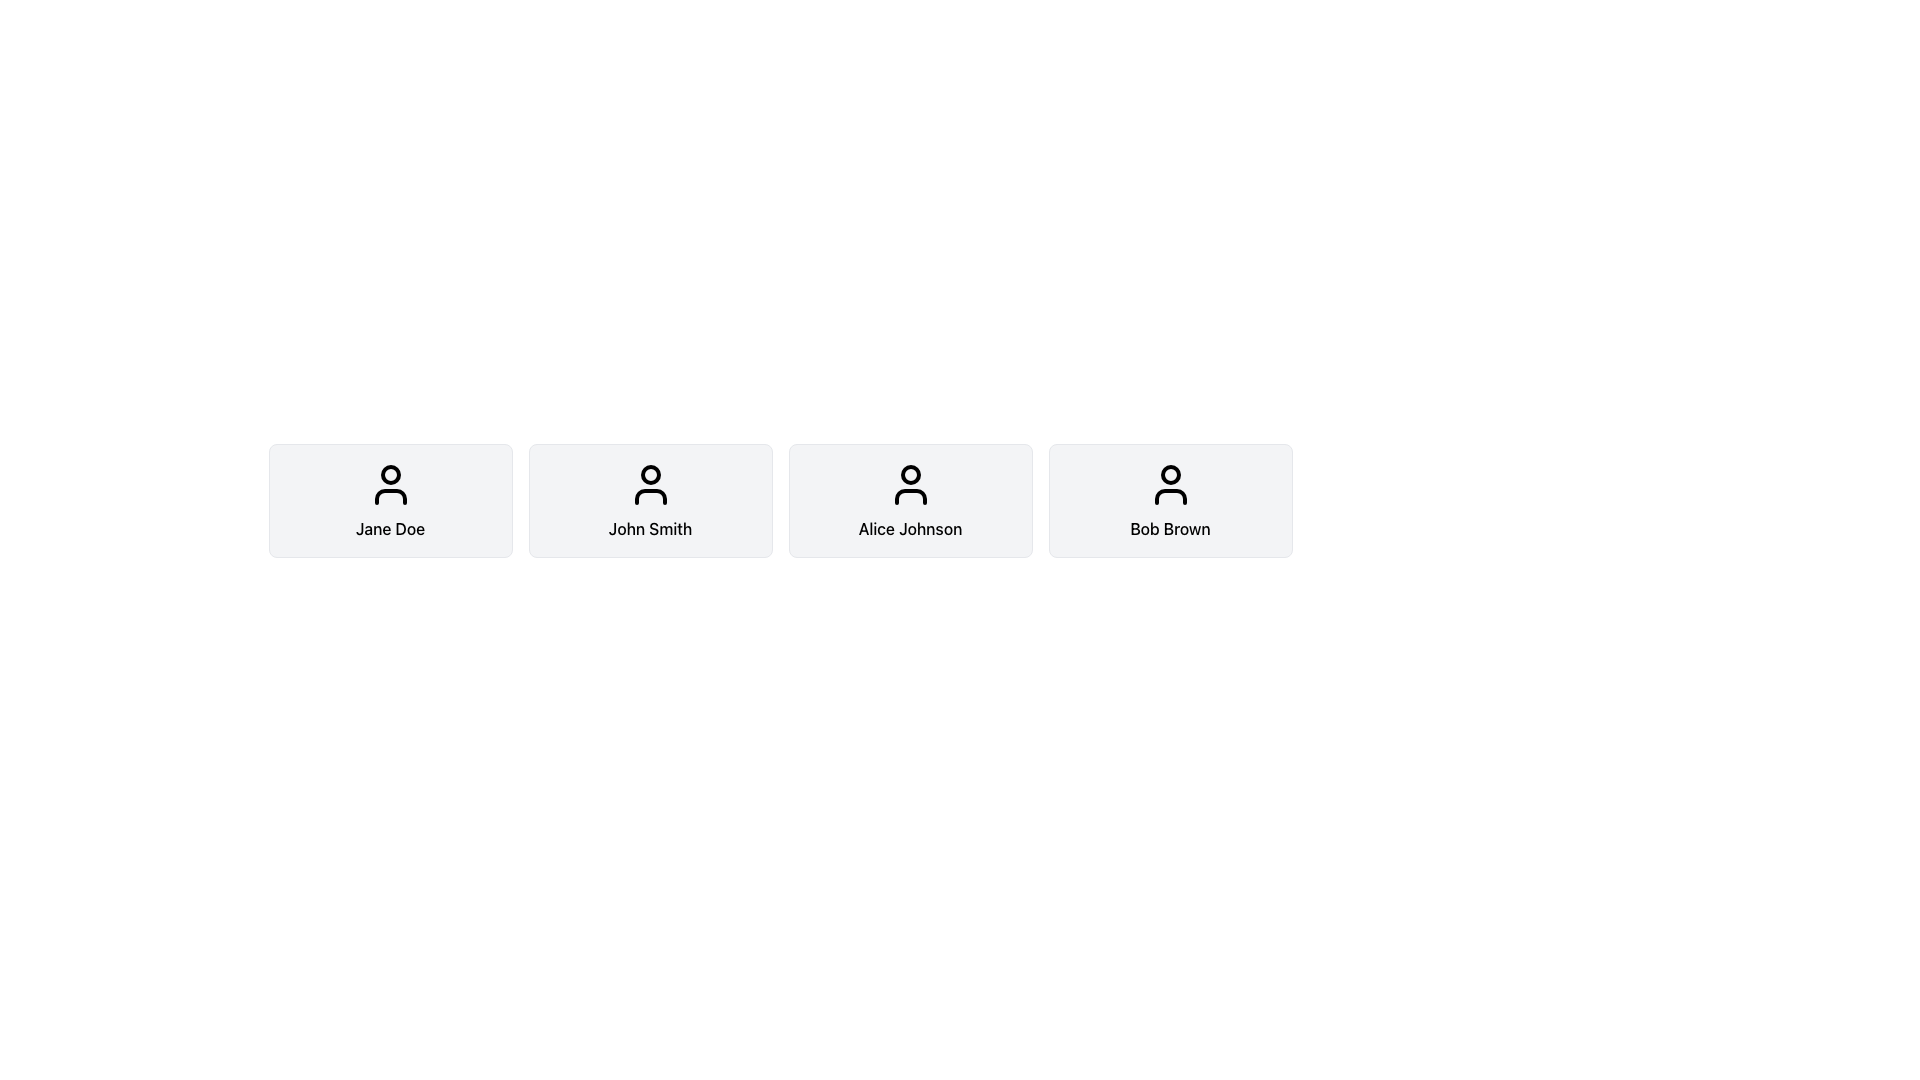 The width and height of the screenshot is (1920, 1080). I want to click on the lower segment of the user profile icon for 'Bob Brown', which resembles shoulders or a torso and is located in the fourth card from the left, so click(1170, 496).